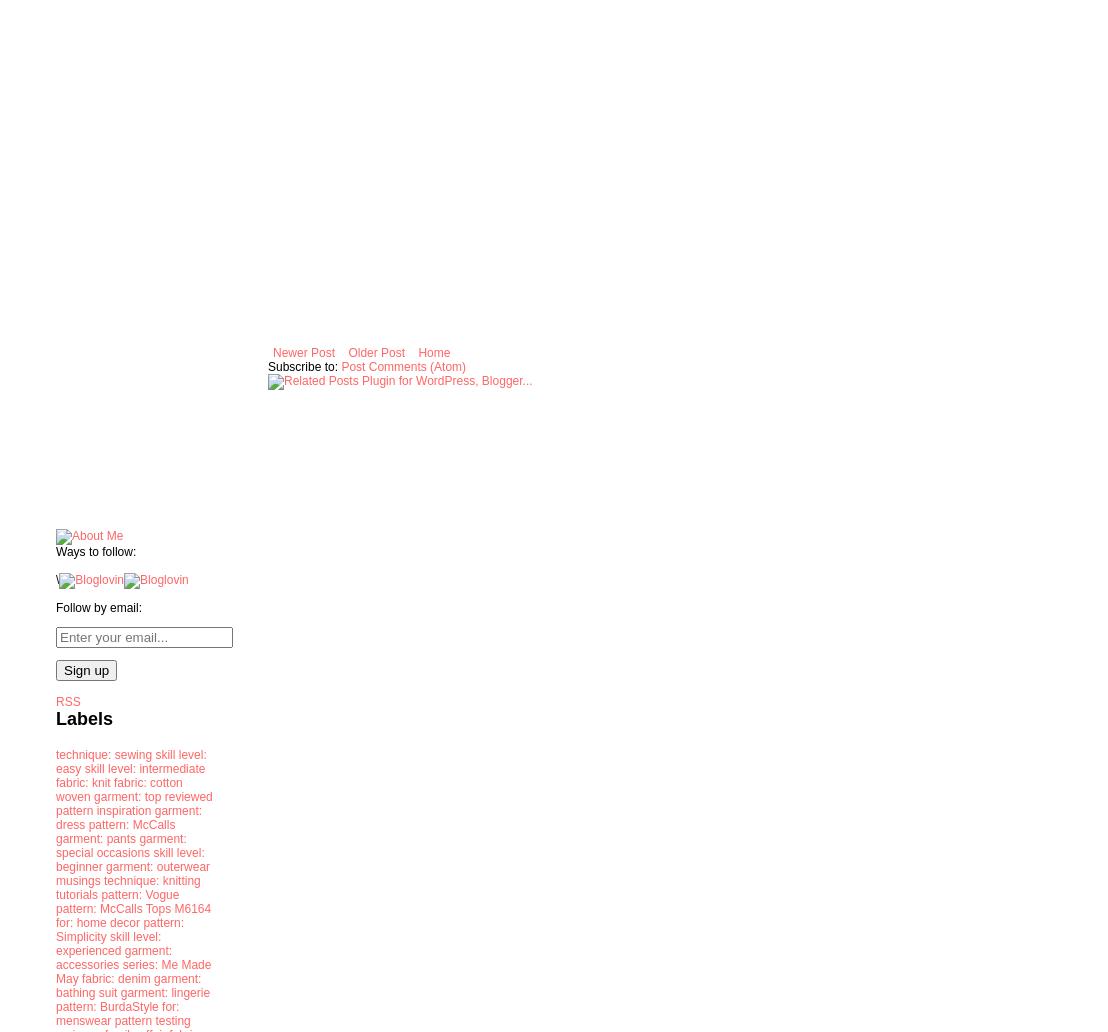  Describe the element at coordinates (116, 977) in the screenshot. I see `'fabric: denim'` at that location.